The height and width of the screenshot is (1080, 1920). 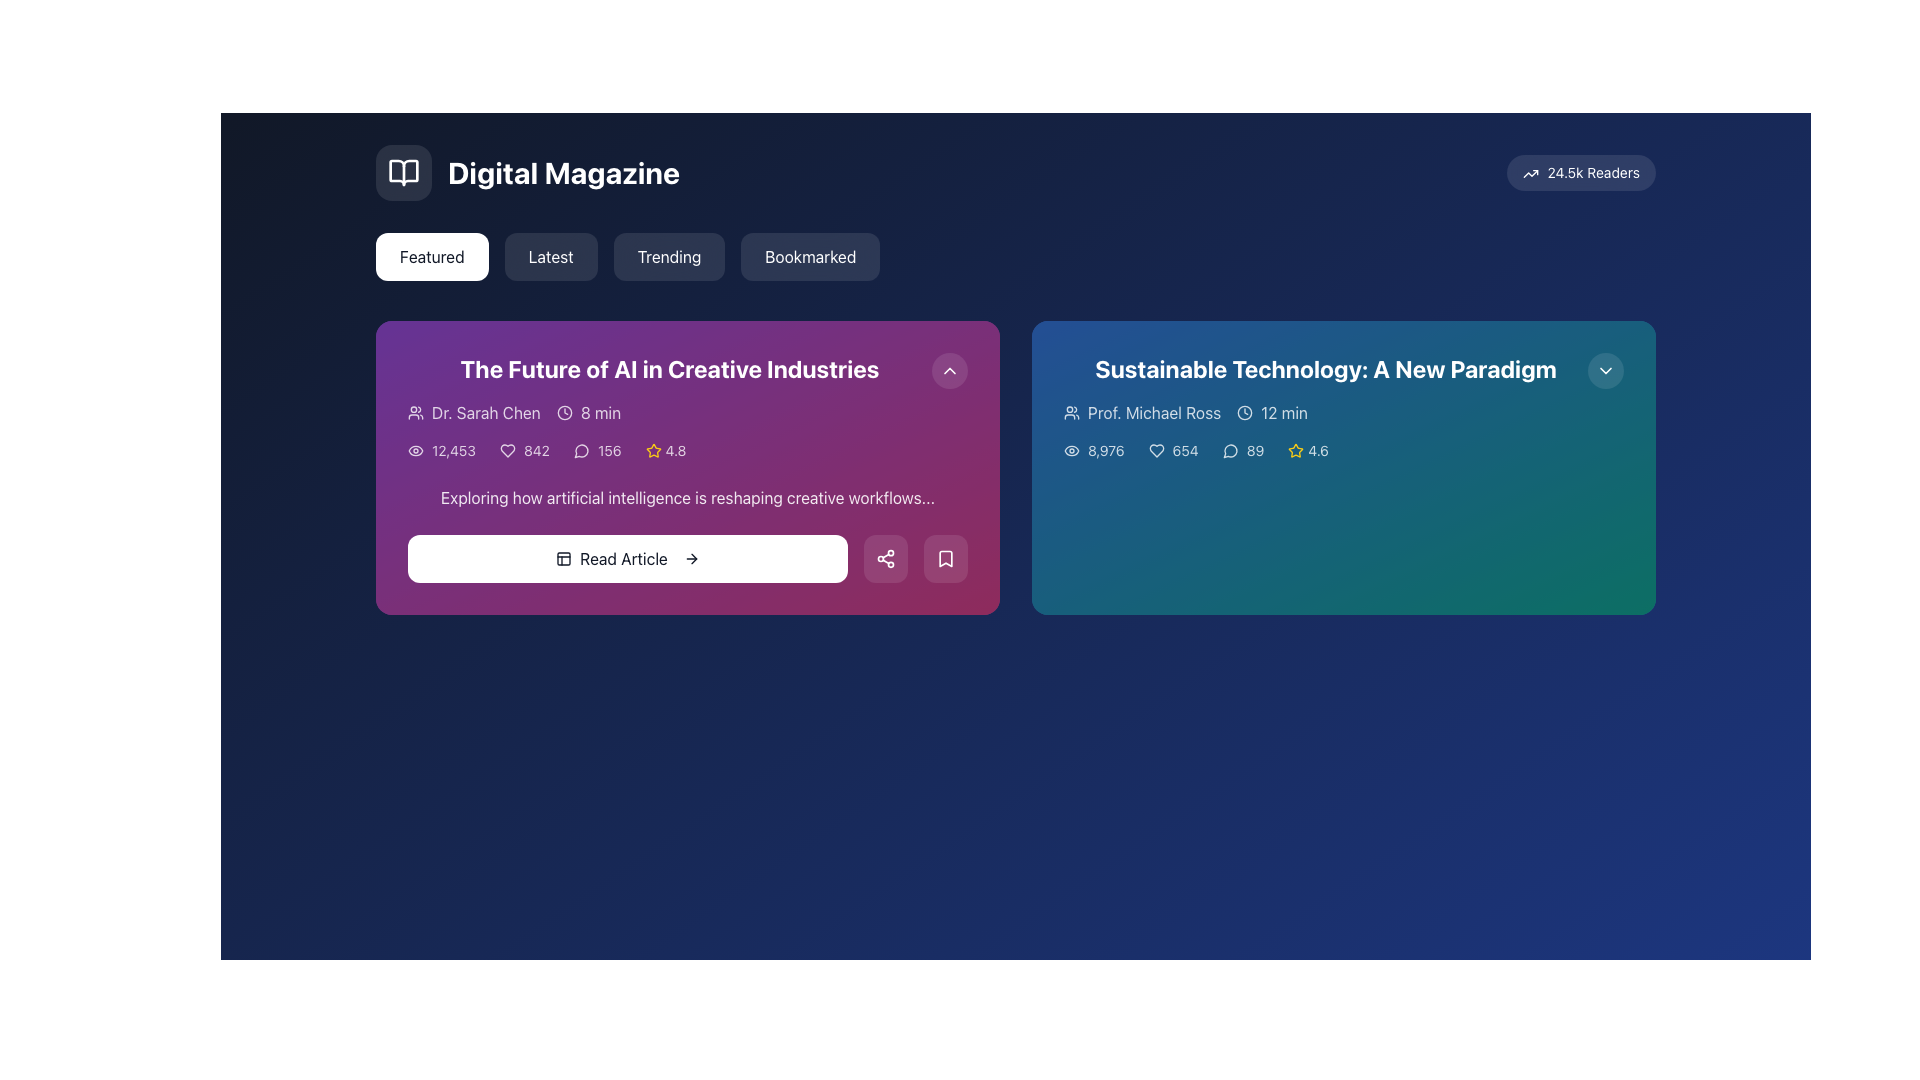 I want to click on headline text labeled 'The Future of AI in Creative Industries' displayed in bold, large-sized serif font on a purple background, located at the top center of the left card, so click(x=670, y=369).